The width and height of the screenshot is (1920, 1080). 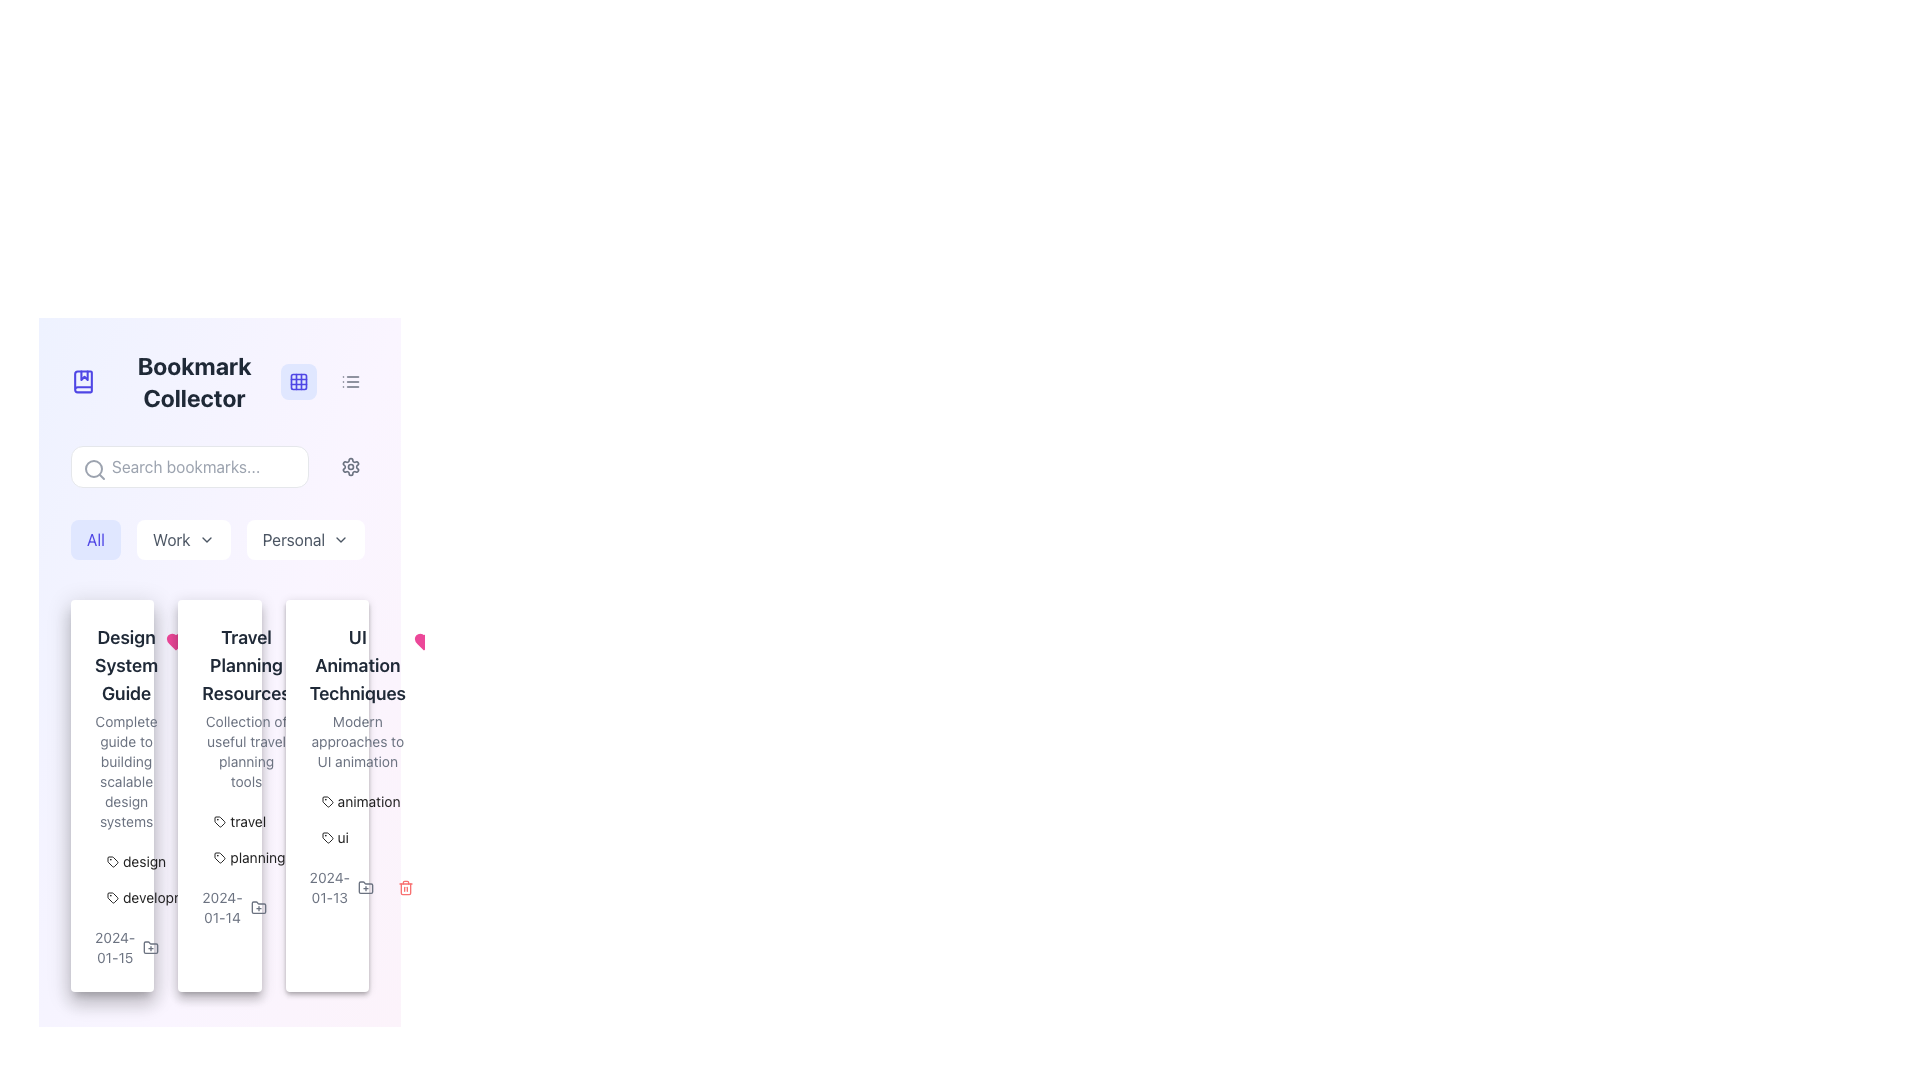 What do you see at coordinates (194, 381) in the screenshot?
I see `the text label 'Bookmark Collector' which serves as the title or header for the current interface` at bounding box center [194, 381].